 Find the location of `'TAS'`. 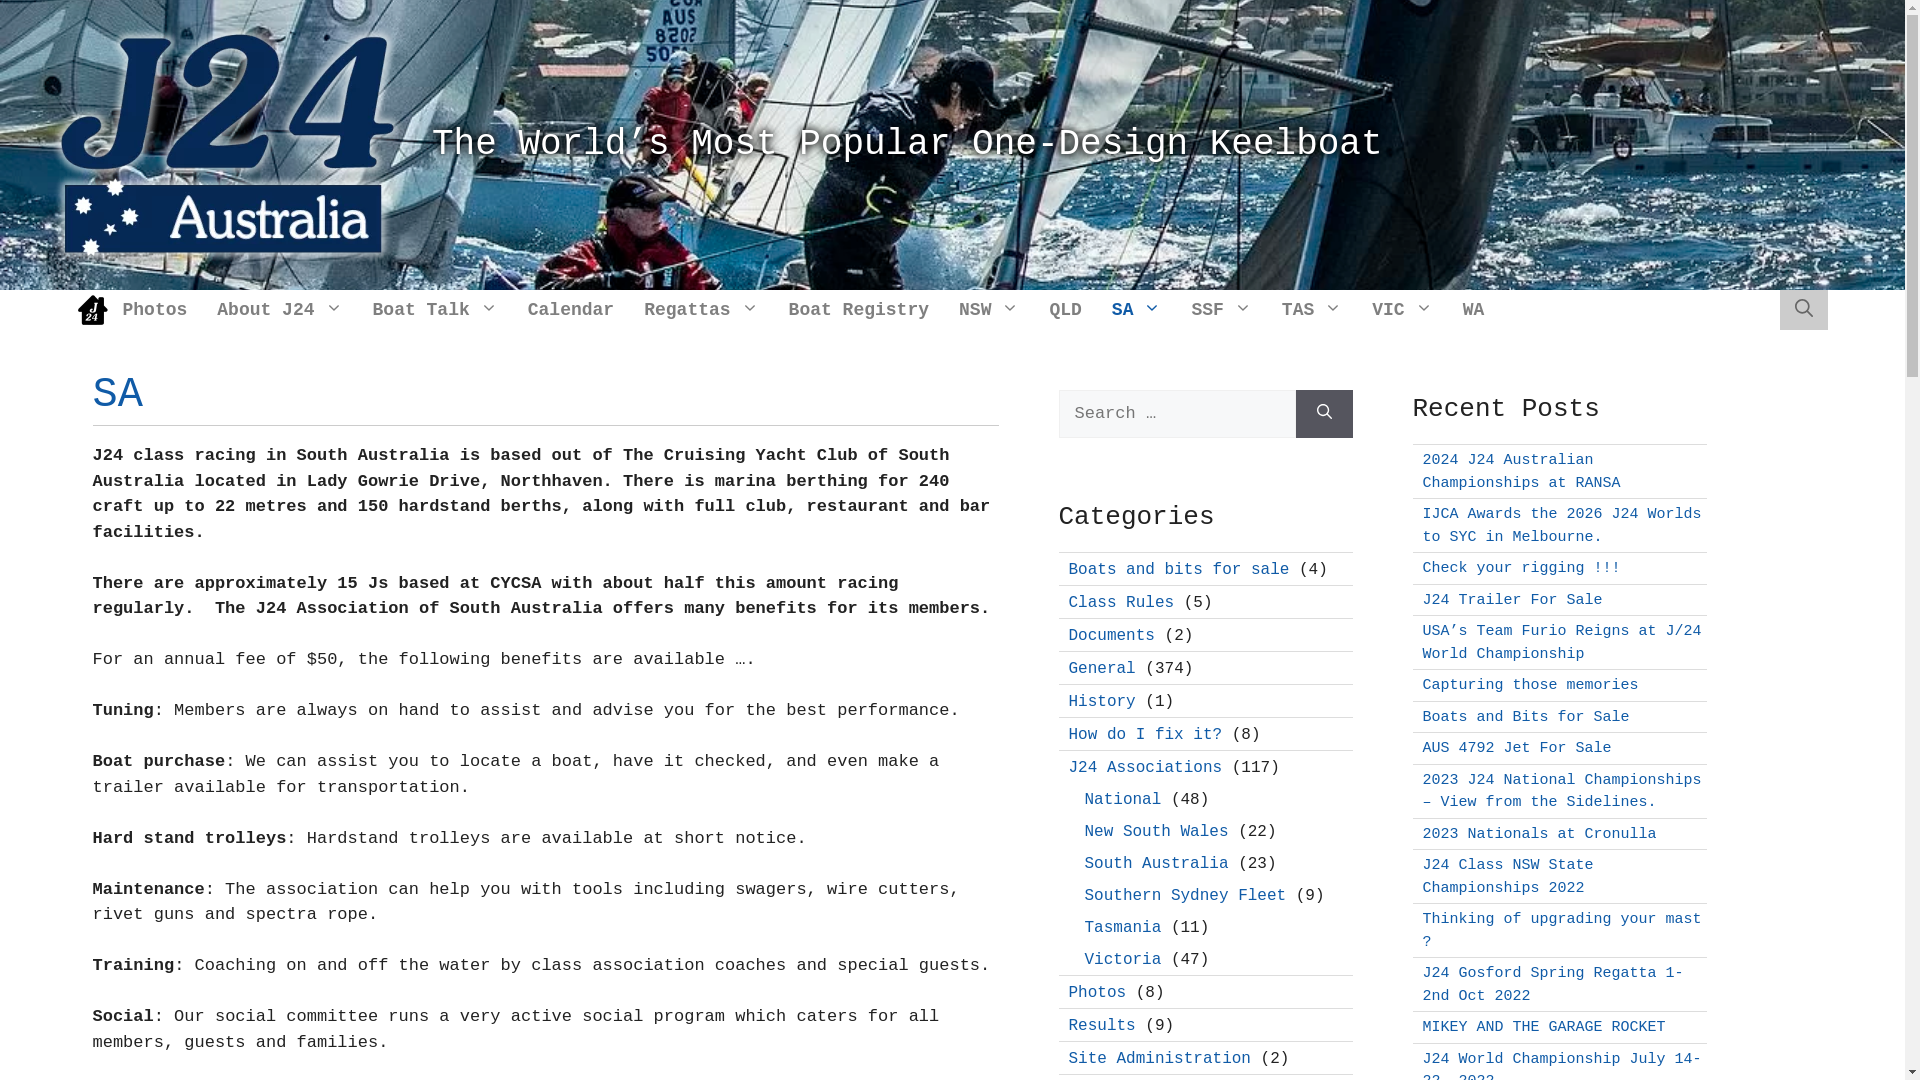

'TAS' is located at coordinates (1311, 309).